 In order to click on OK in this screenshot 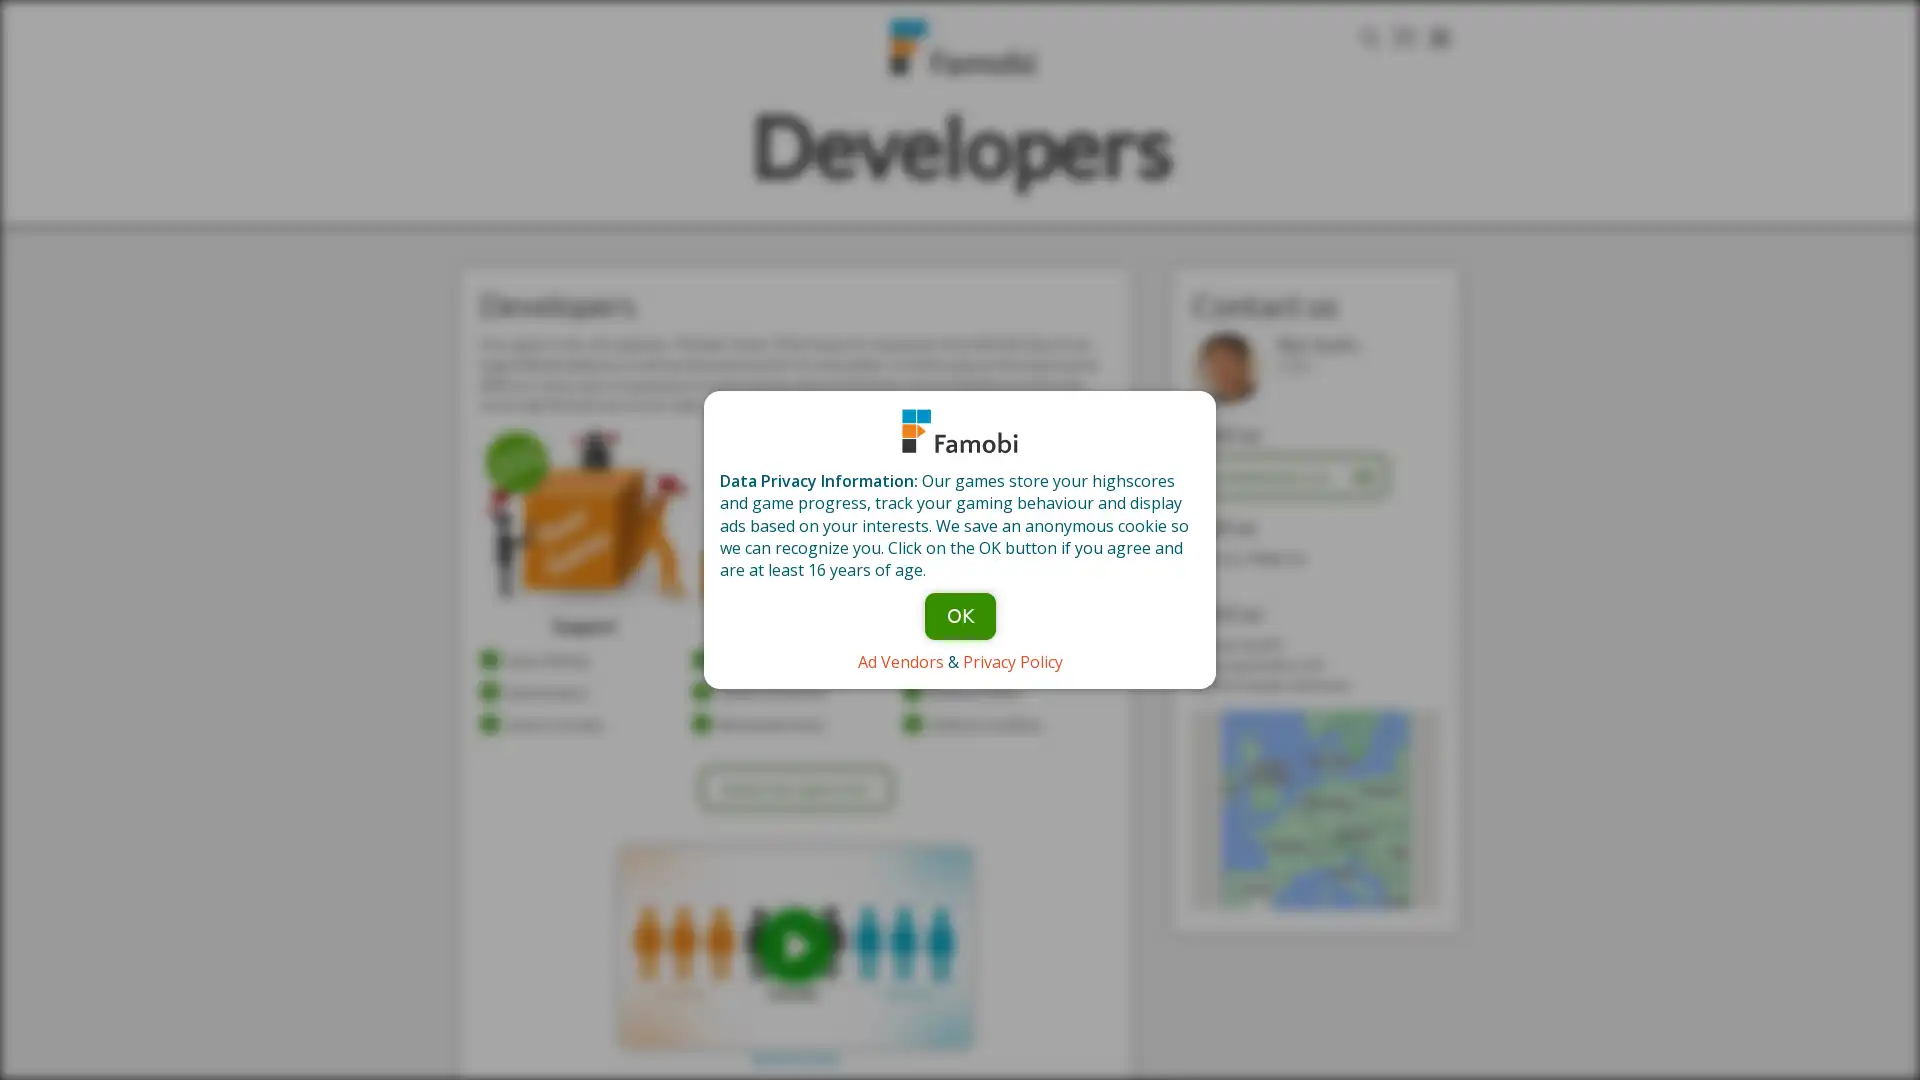, I will do `click(958, 614)`.